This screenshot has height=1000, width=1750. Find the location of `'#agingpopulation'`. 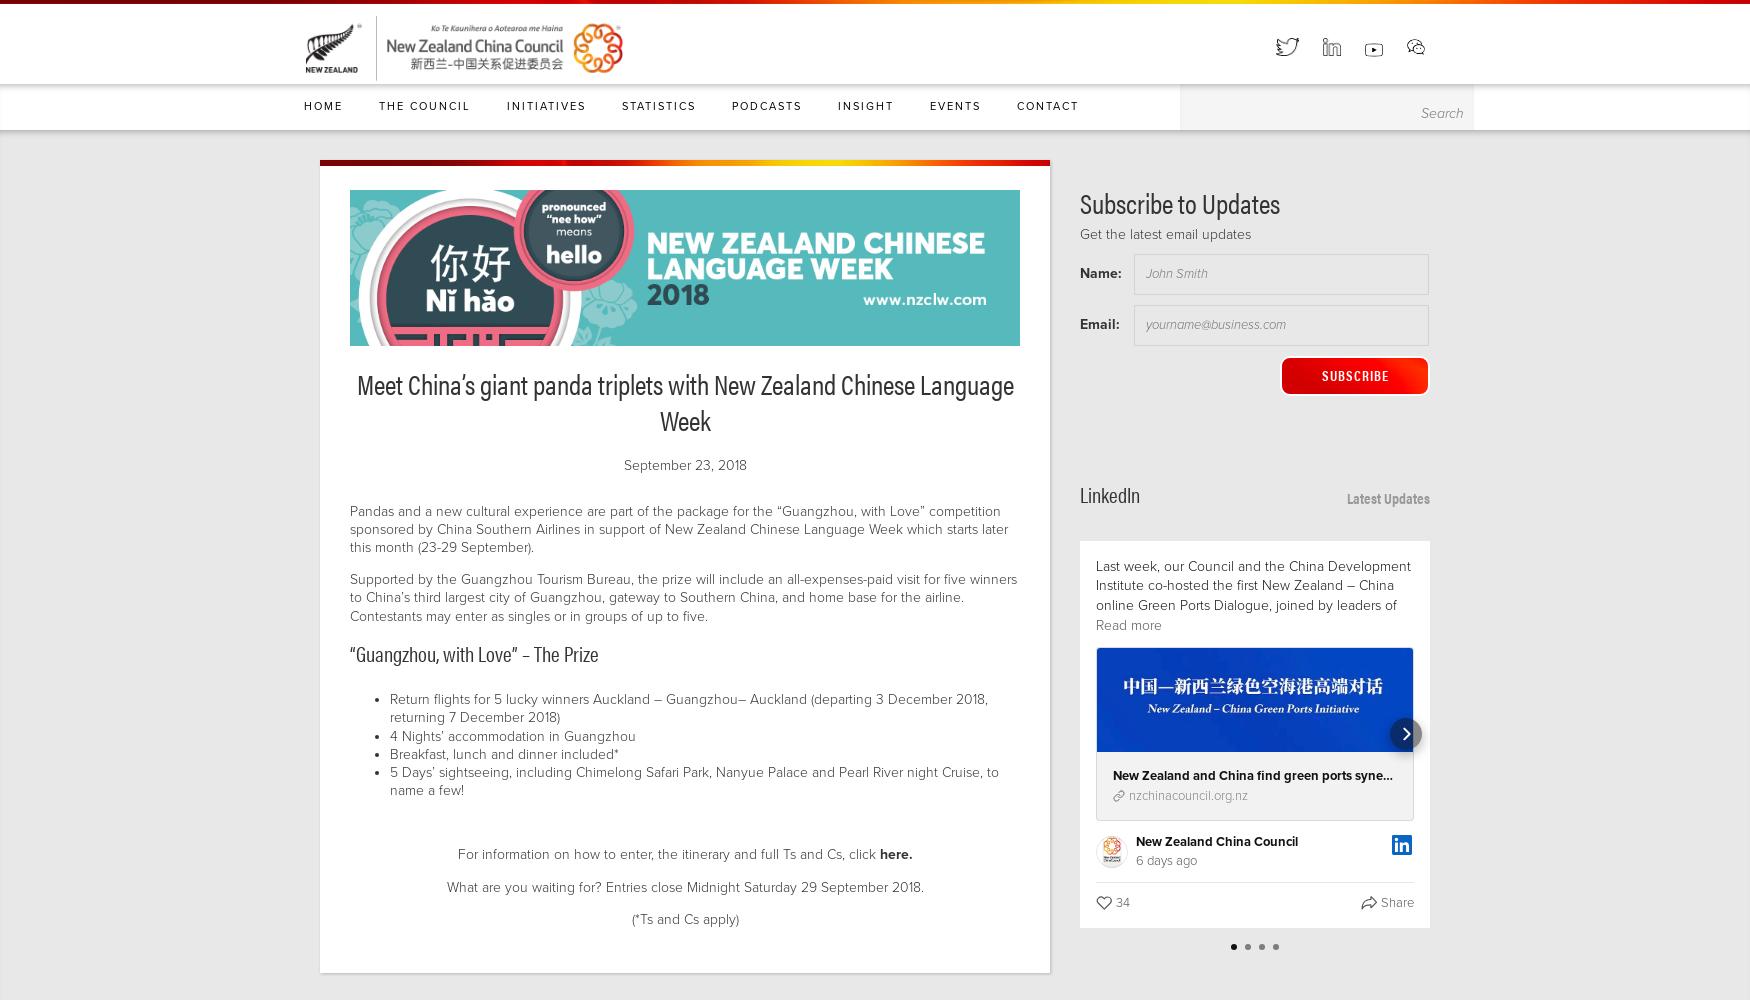

'#agingpopulation' is located at coordinates (1625, 898).